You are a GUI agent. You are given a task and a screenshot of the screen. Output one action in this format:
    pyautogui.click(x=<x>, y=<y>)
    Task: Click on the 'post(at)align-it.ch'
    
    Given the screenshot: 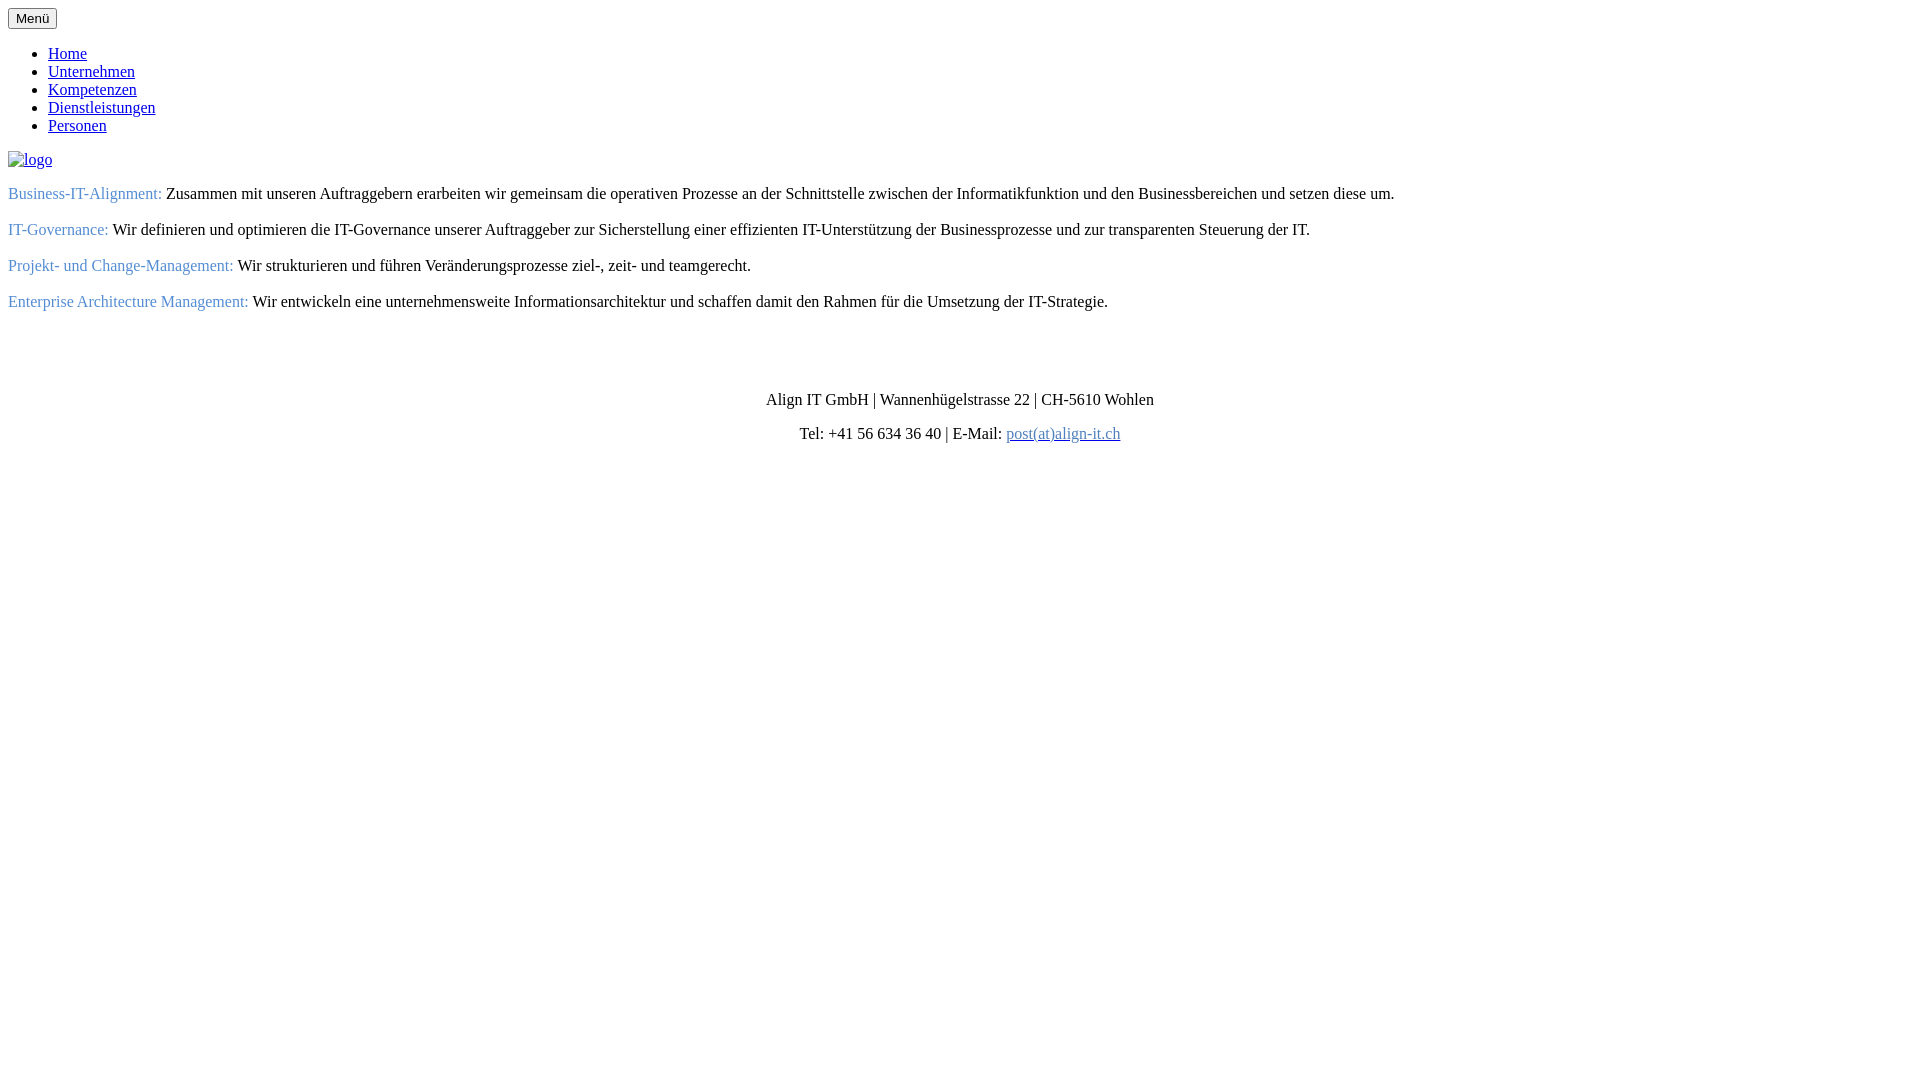 What is the action you would take?
    pyautogui.click(x=1061, y=432)
    